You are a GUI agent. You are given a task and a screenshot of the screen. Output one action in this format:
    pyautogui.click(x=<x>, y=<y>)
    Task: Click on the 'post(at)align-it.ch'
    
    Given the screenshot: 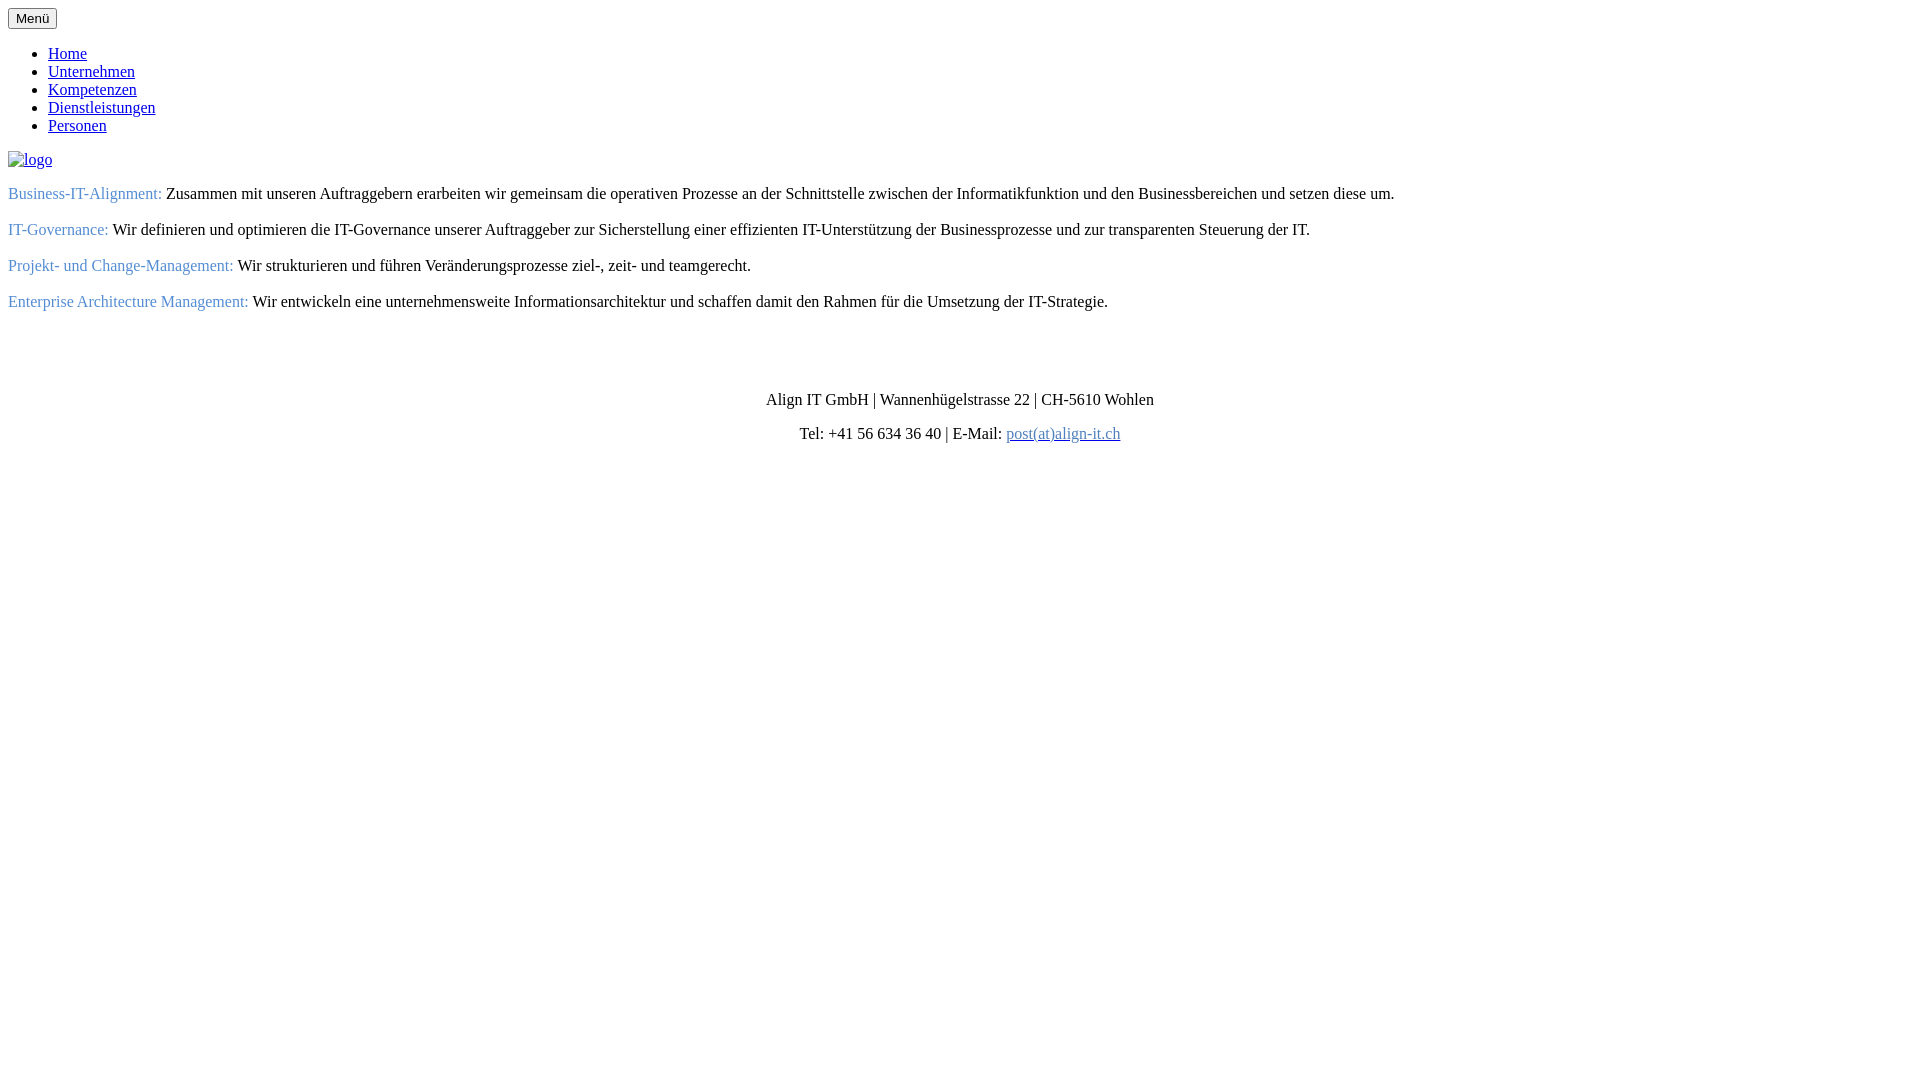 What is the action you would take?
    pyautogui.click(x=1061, y=432)
    